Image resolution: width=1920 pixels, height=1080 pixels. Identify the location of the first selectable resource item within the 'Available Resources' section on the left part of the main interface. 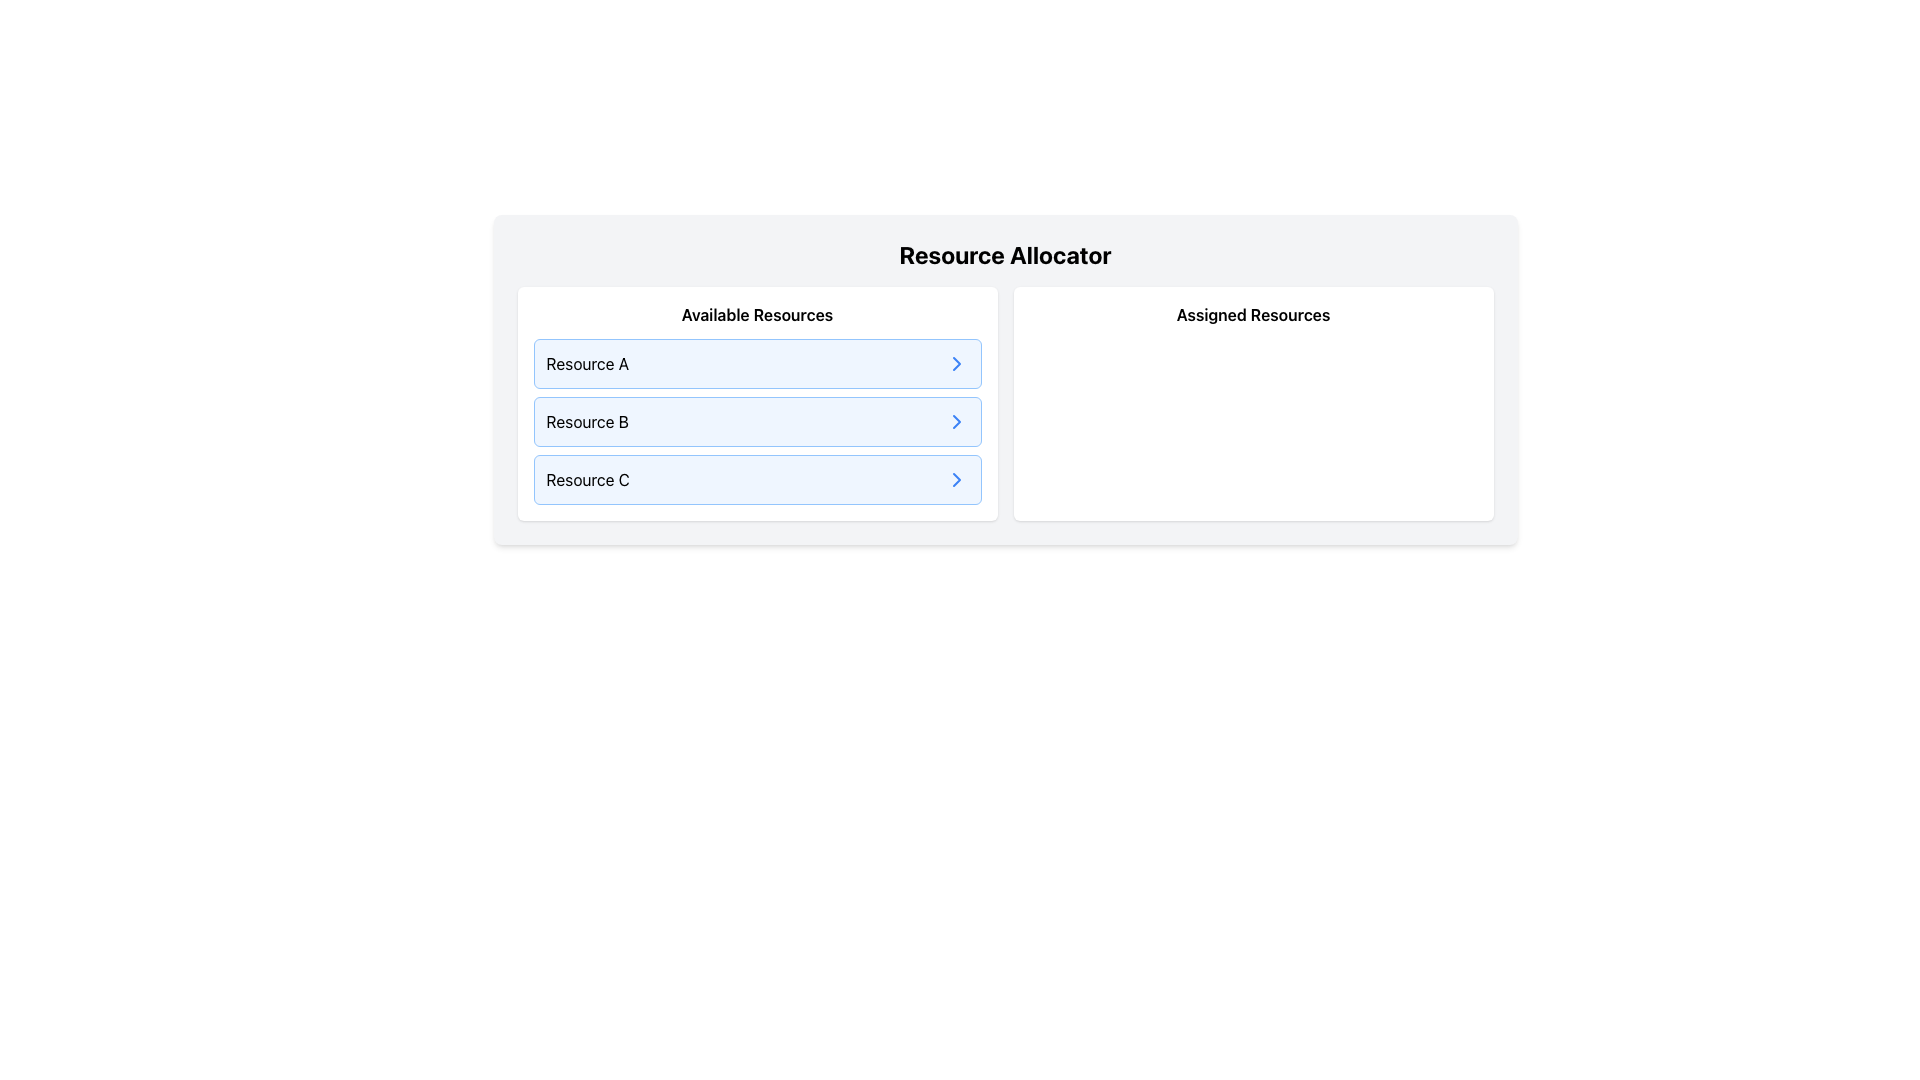
(756, 363).